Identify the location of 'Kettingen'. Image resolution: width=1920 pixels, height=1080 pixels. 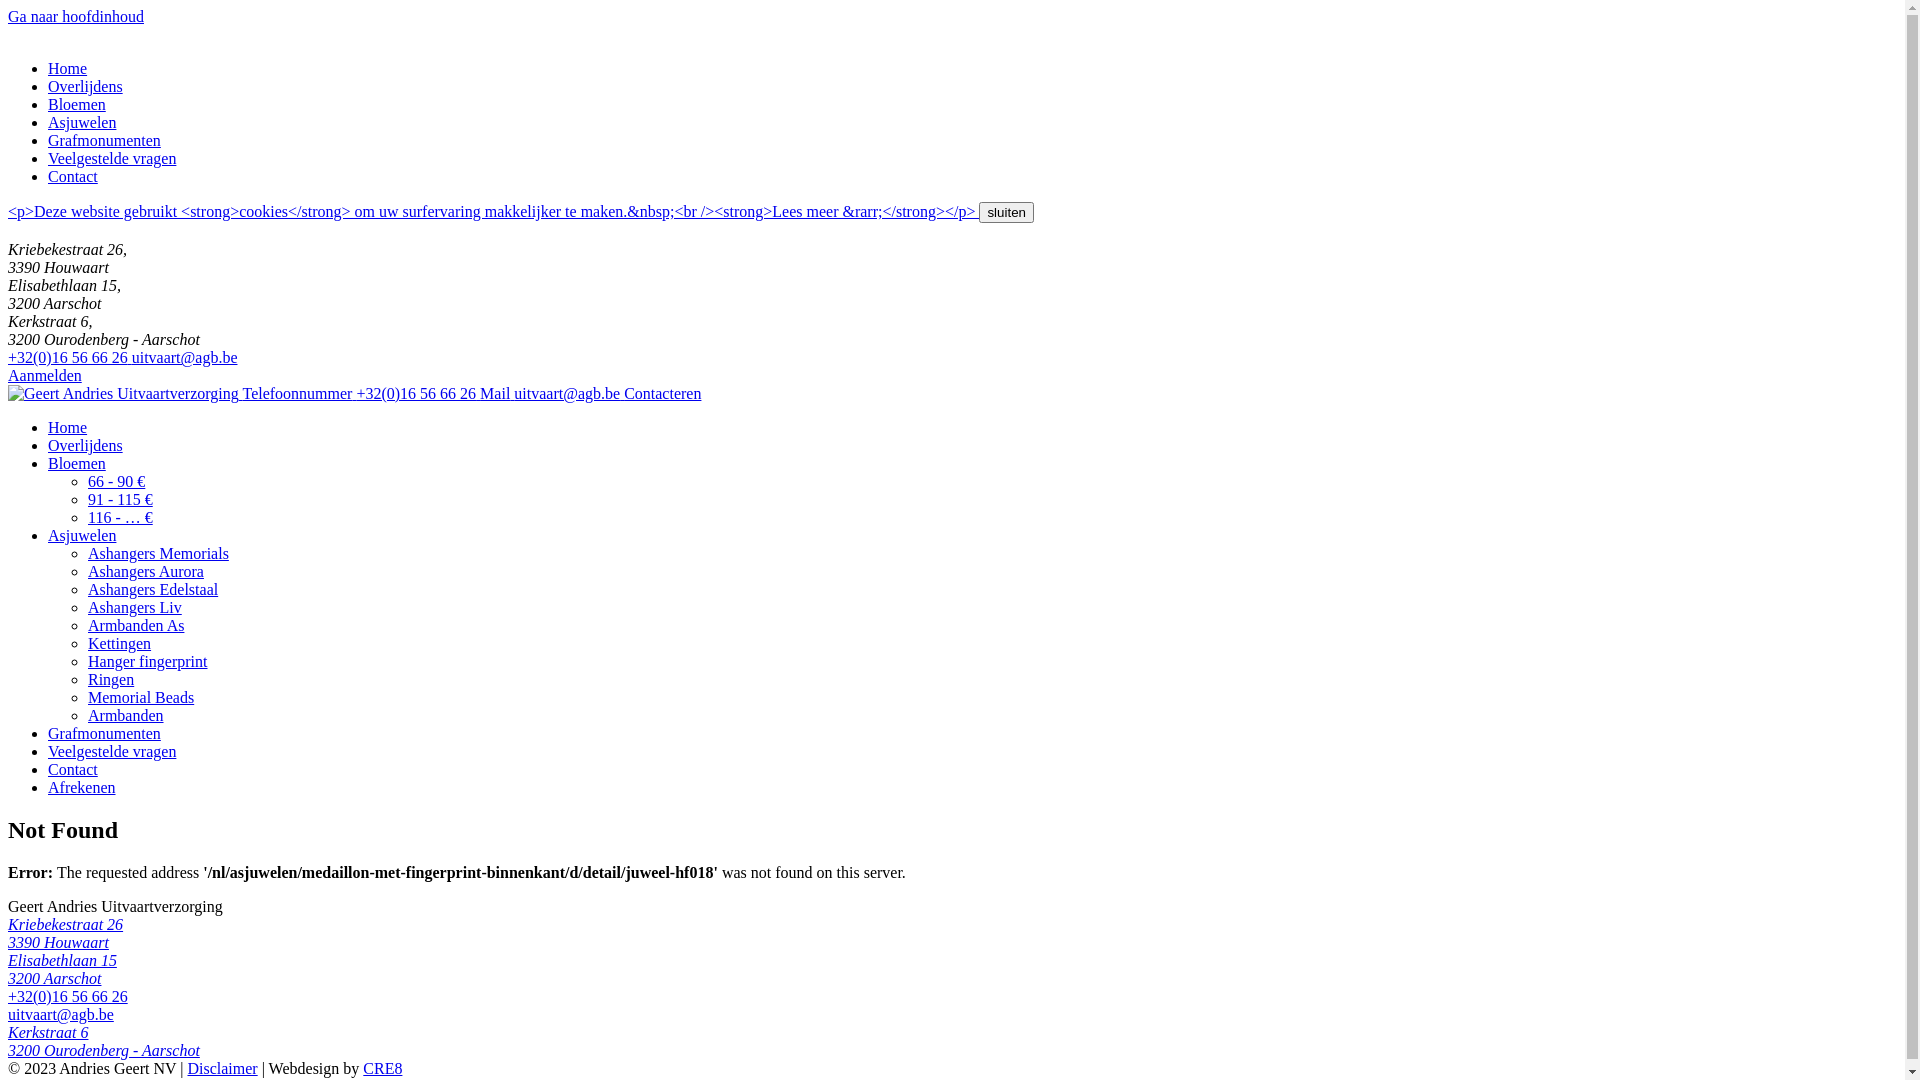
(86, 643).